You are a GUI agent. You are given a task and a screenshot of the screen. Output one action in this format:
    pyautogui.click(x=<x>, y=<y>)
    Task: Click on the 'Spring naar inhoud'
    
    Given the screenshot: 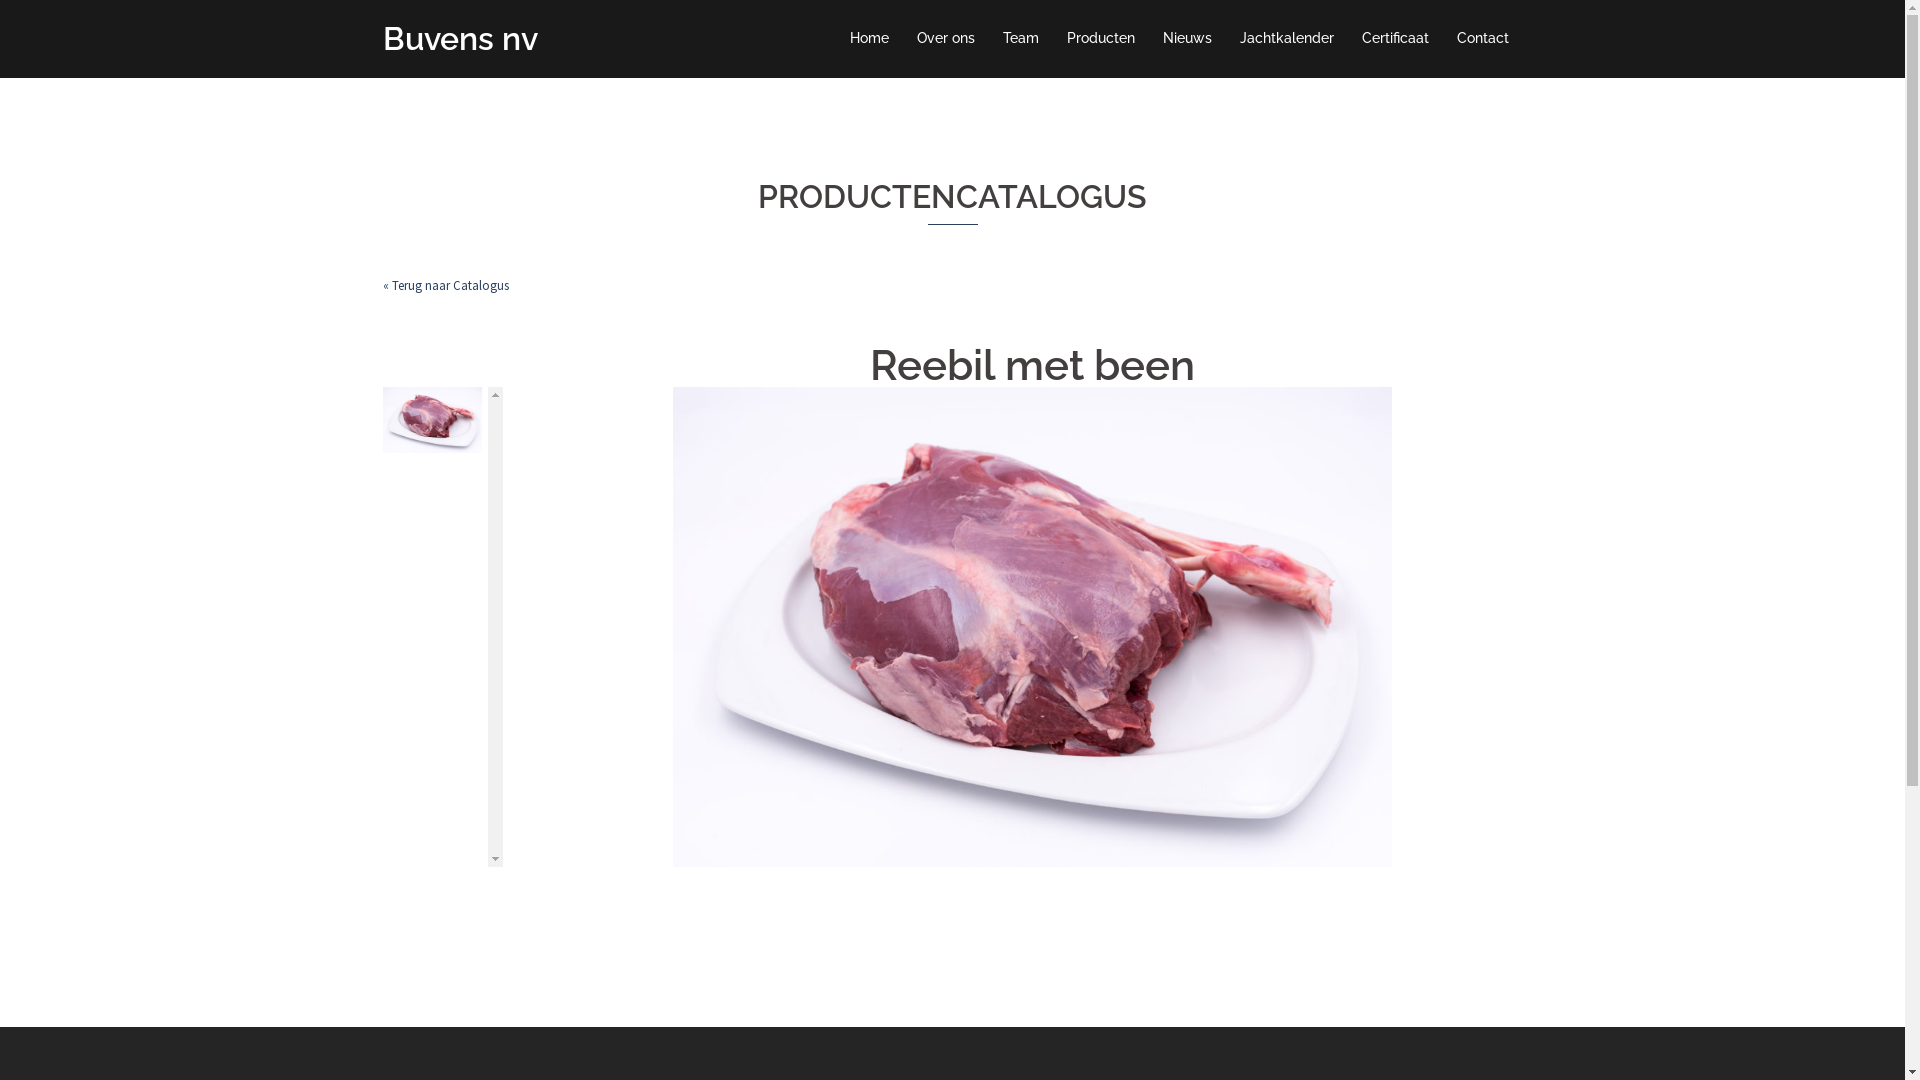 What is the action you would take?
    pyautogui.click(x=0, y=0)
    